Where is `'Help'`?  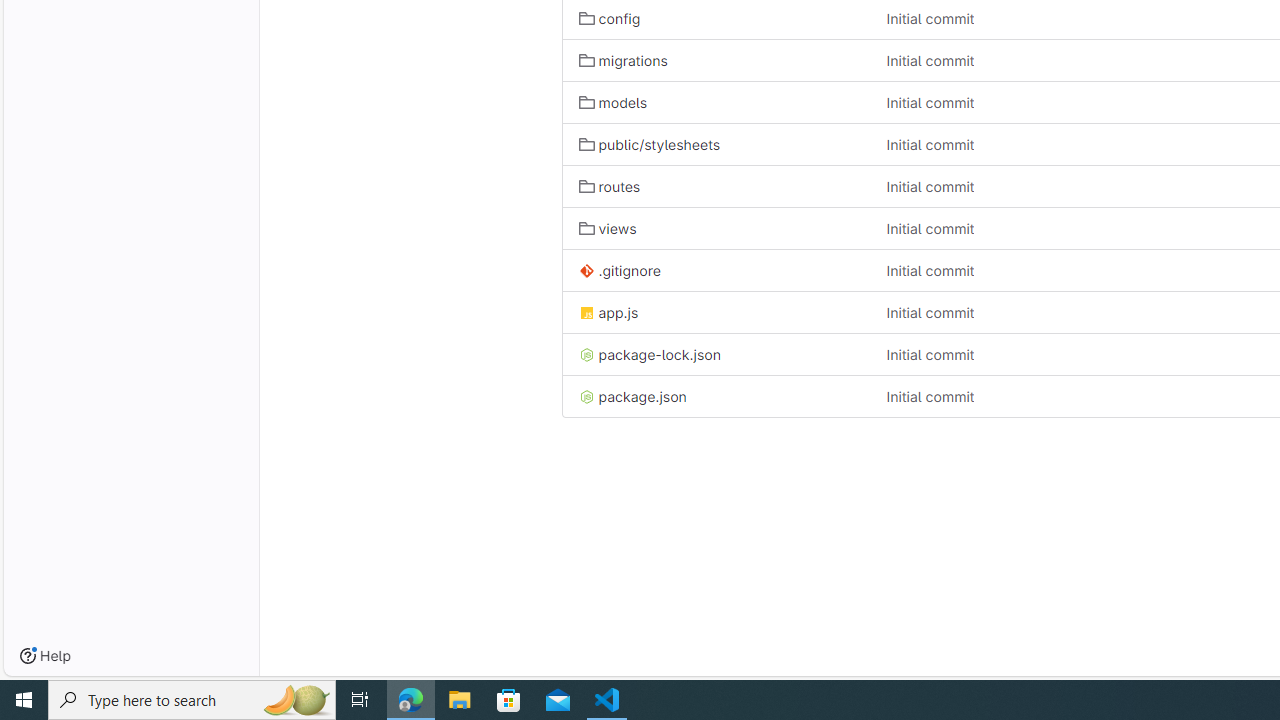
'Help' is located at coordinates (45, 655).